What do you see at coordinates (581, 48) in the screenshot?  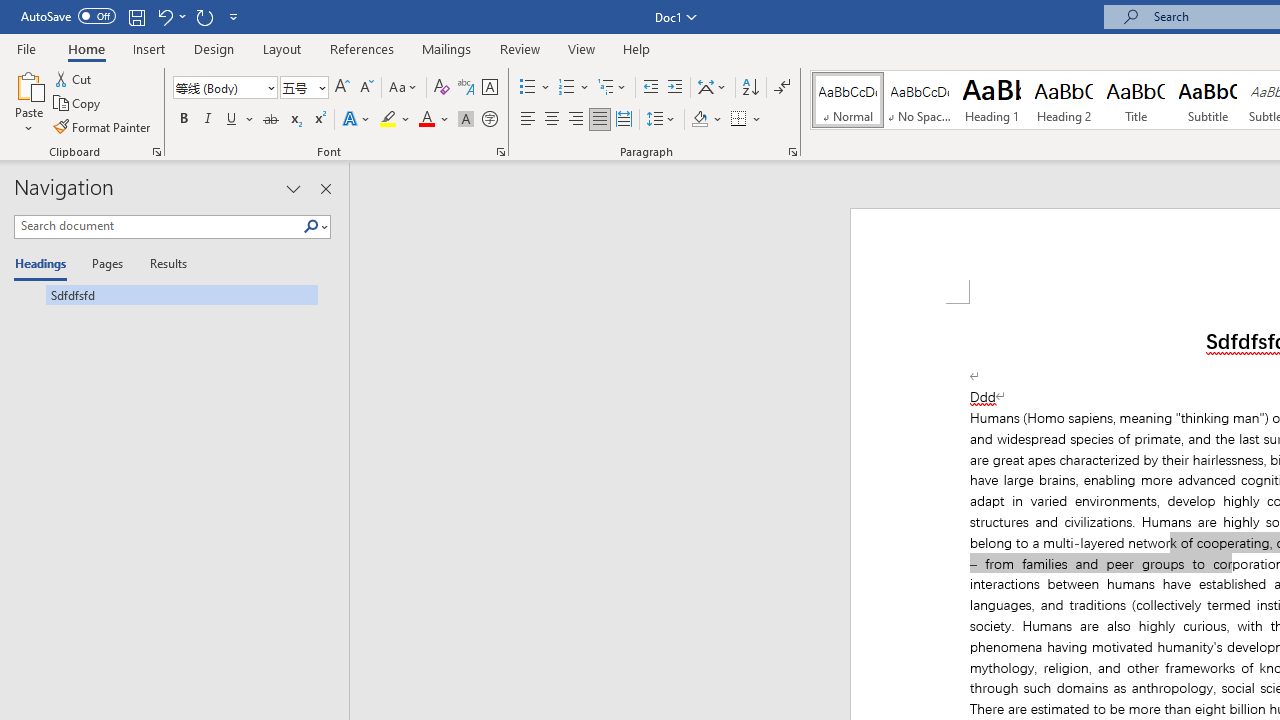 I see `'View'` at bounding box center [581, 48].